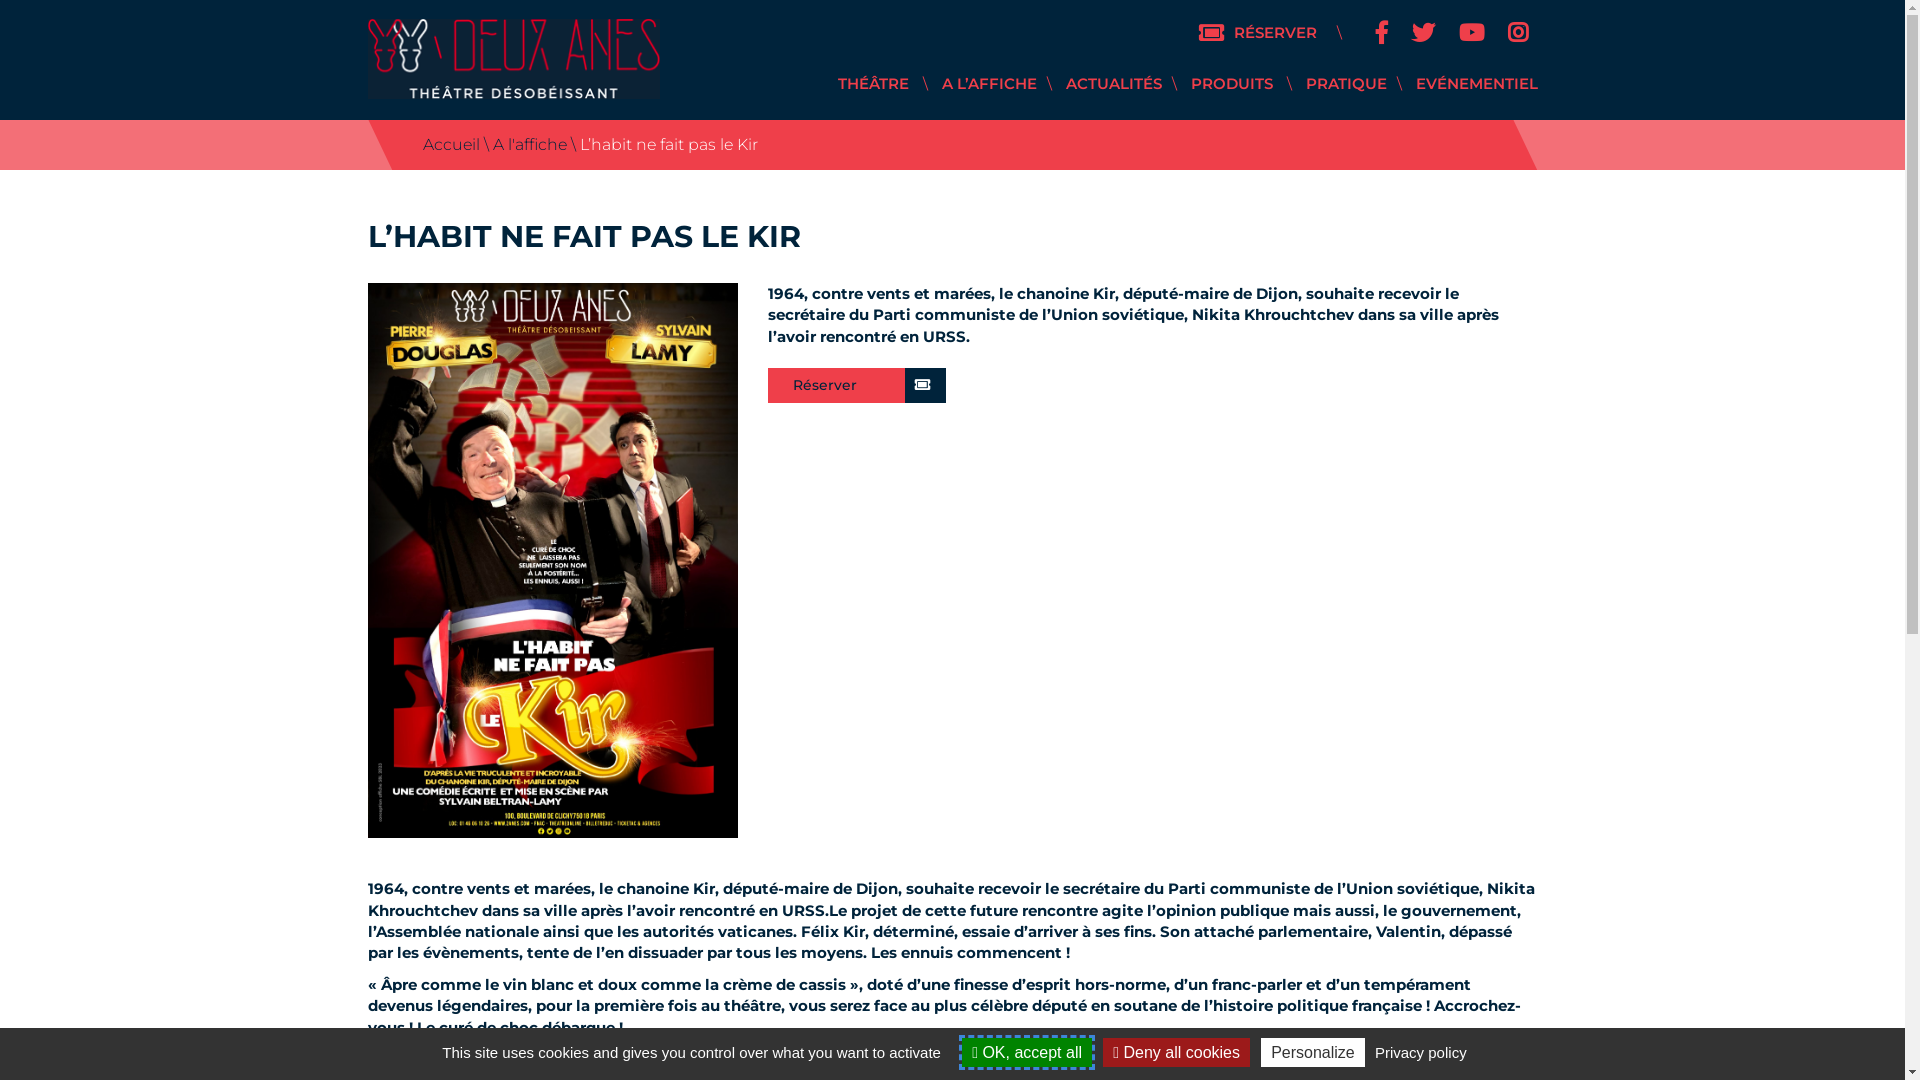  I want to click on 'Personalize', so click(1313, 1051).